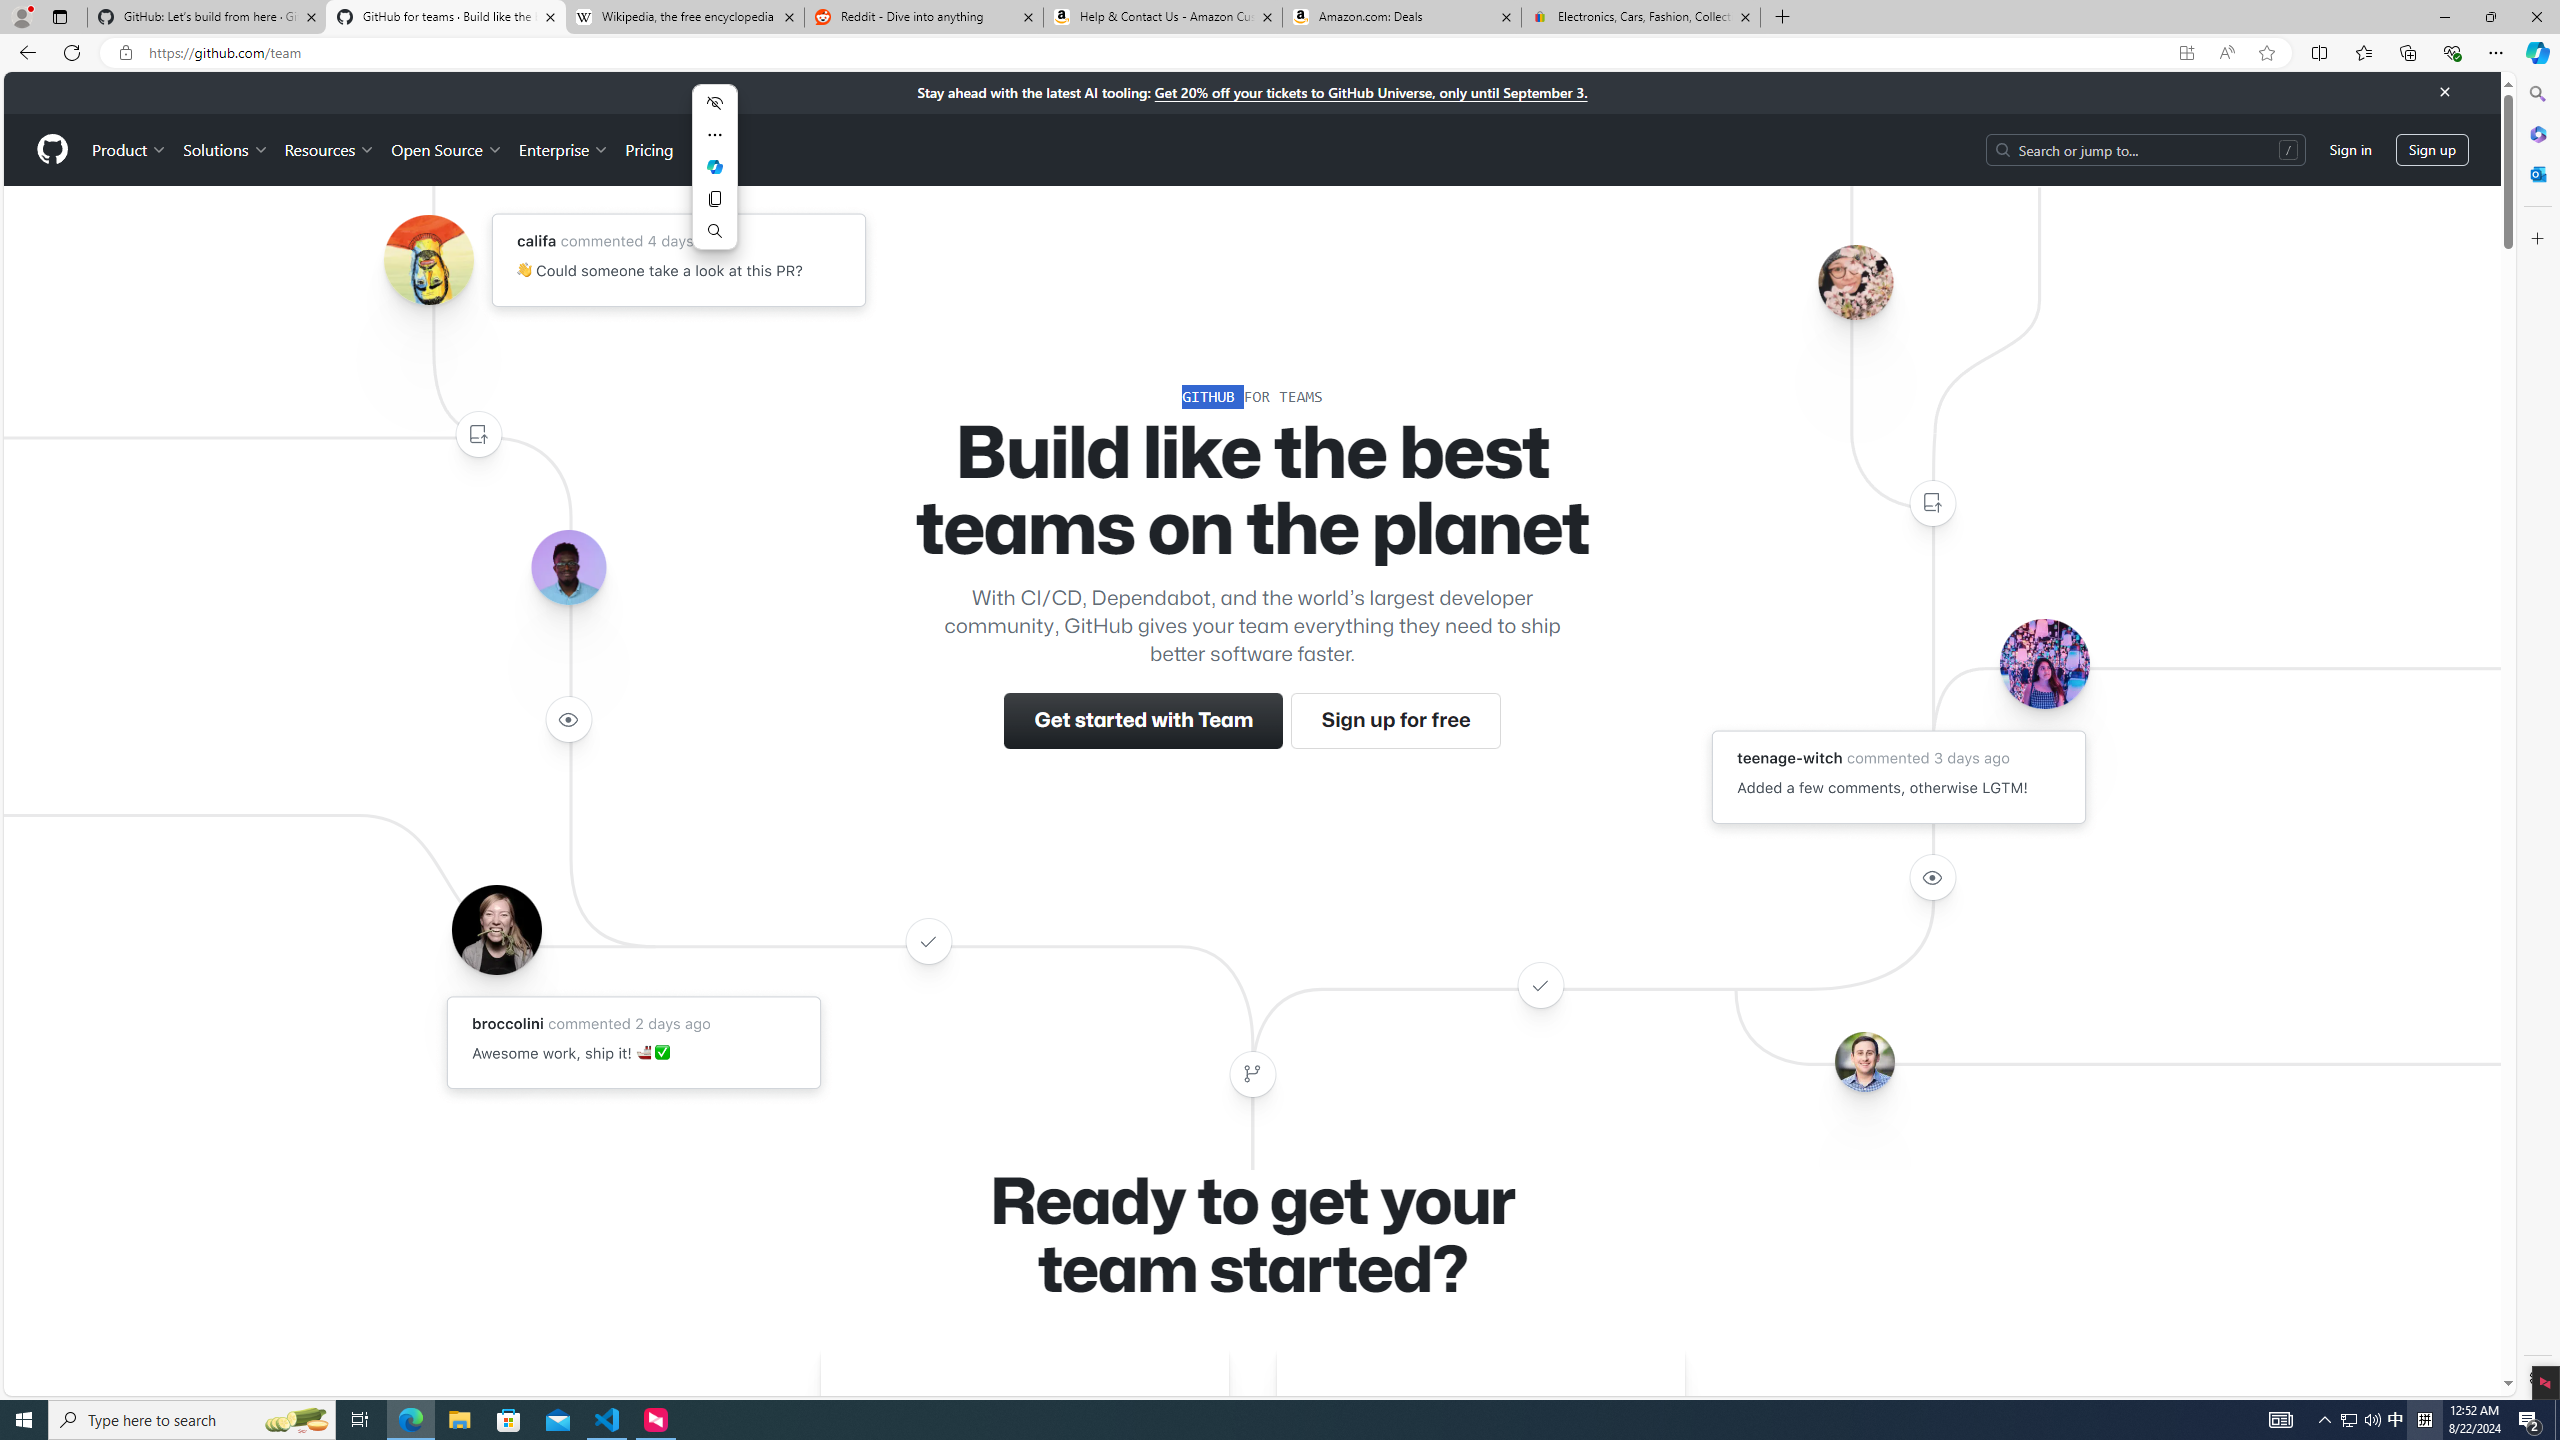 This screenshot has height=1440, width=2560. Describe the element at coordinates (1862, 1061) in the screenshot. I see `'Avatar of the user benbalter'` at that location.